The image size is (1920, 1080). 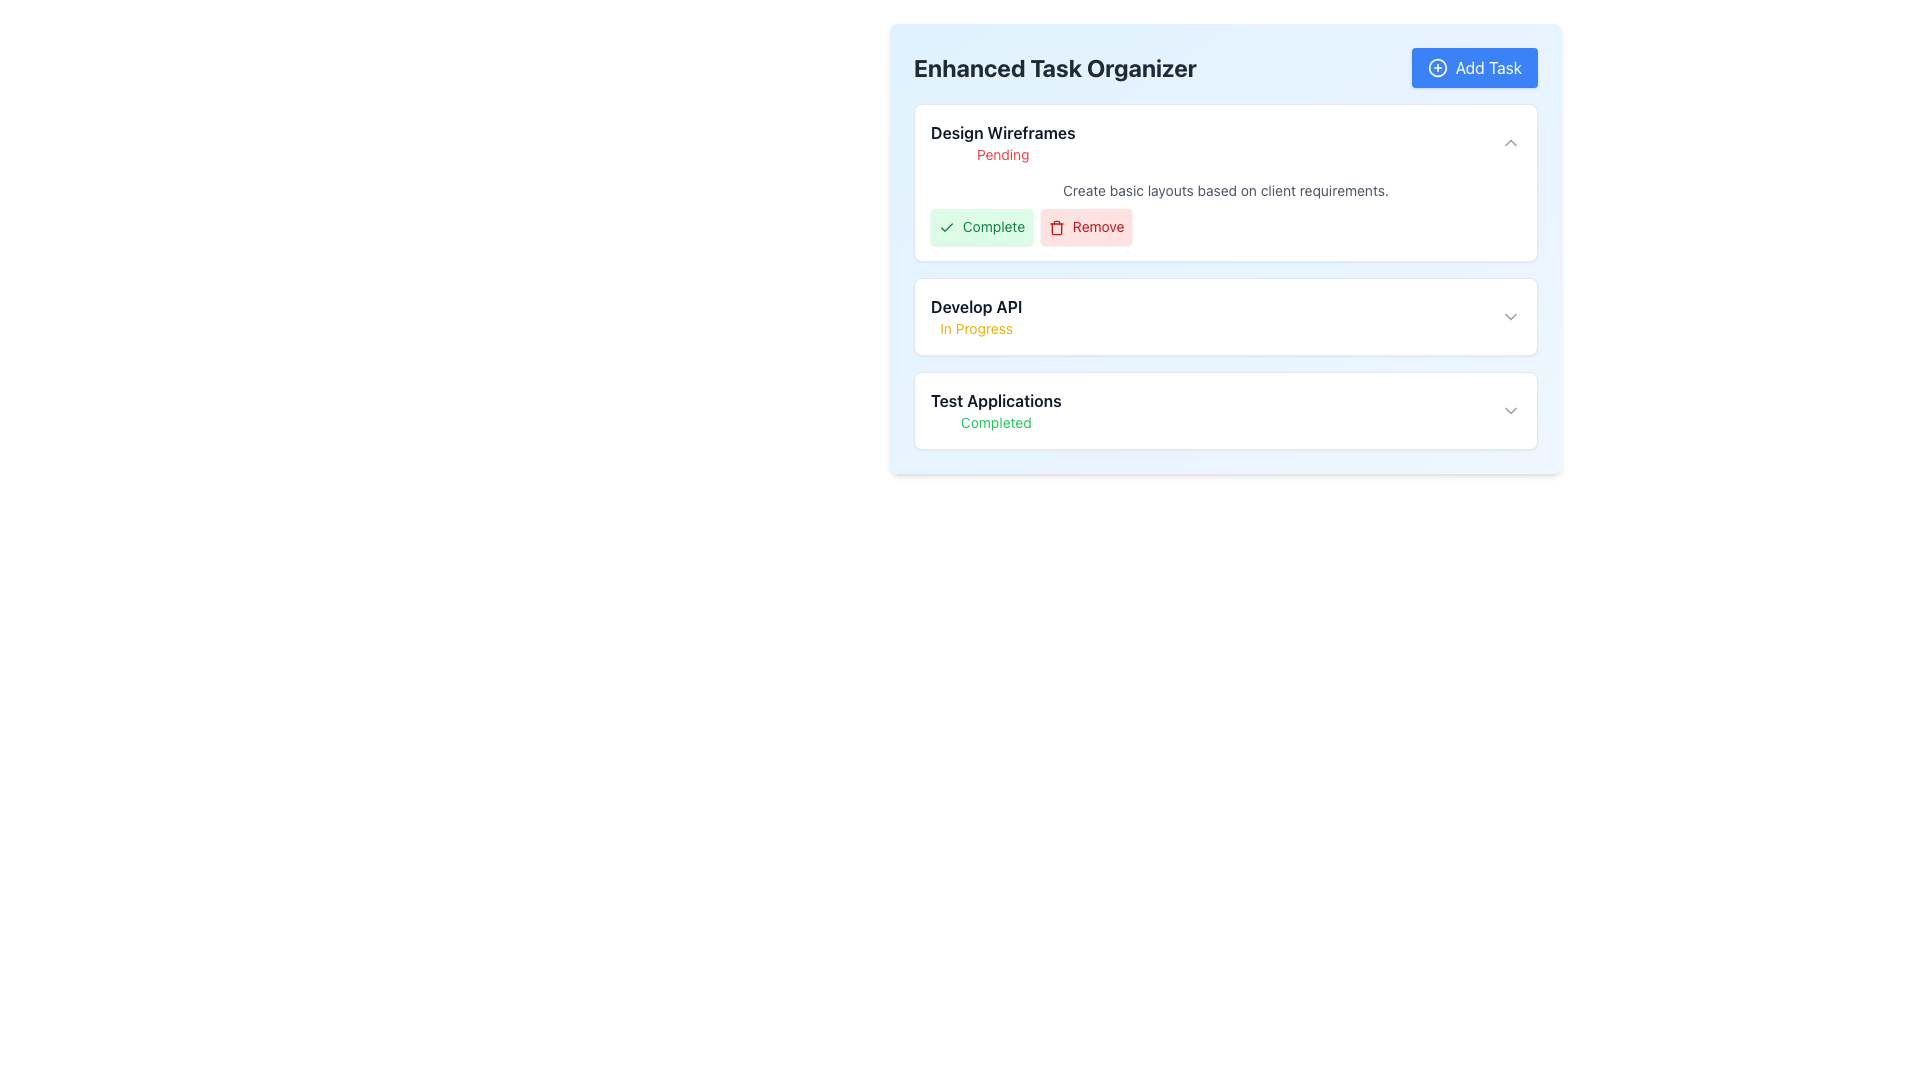 What do you see at coordinates (996, 410) in the screenshot?
I see `text from the task card labeled 'Test Applications' which indicates its status as 'Completed.' This is the third task card in the list, positioned below two other cards` at bounding box center [996, 410].